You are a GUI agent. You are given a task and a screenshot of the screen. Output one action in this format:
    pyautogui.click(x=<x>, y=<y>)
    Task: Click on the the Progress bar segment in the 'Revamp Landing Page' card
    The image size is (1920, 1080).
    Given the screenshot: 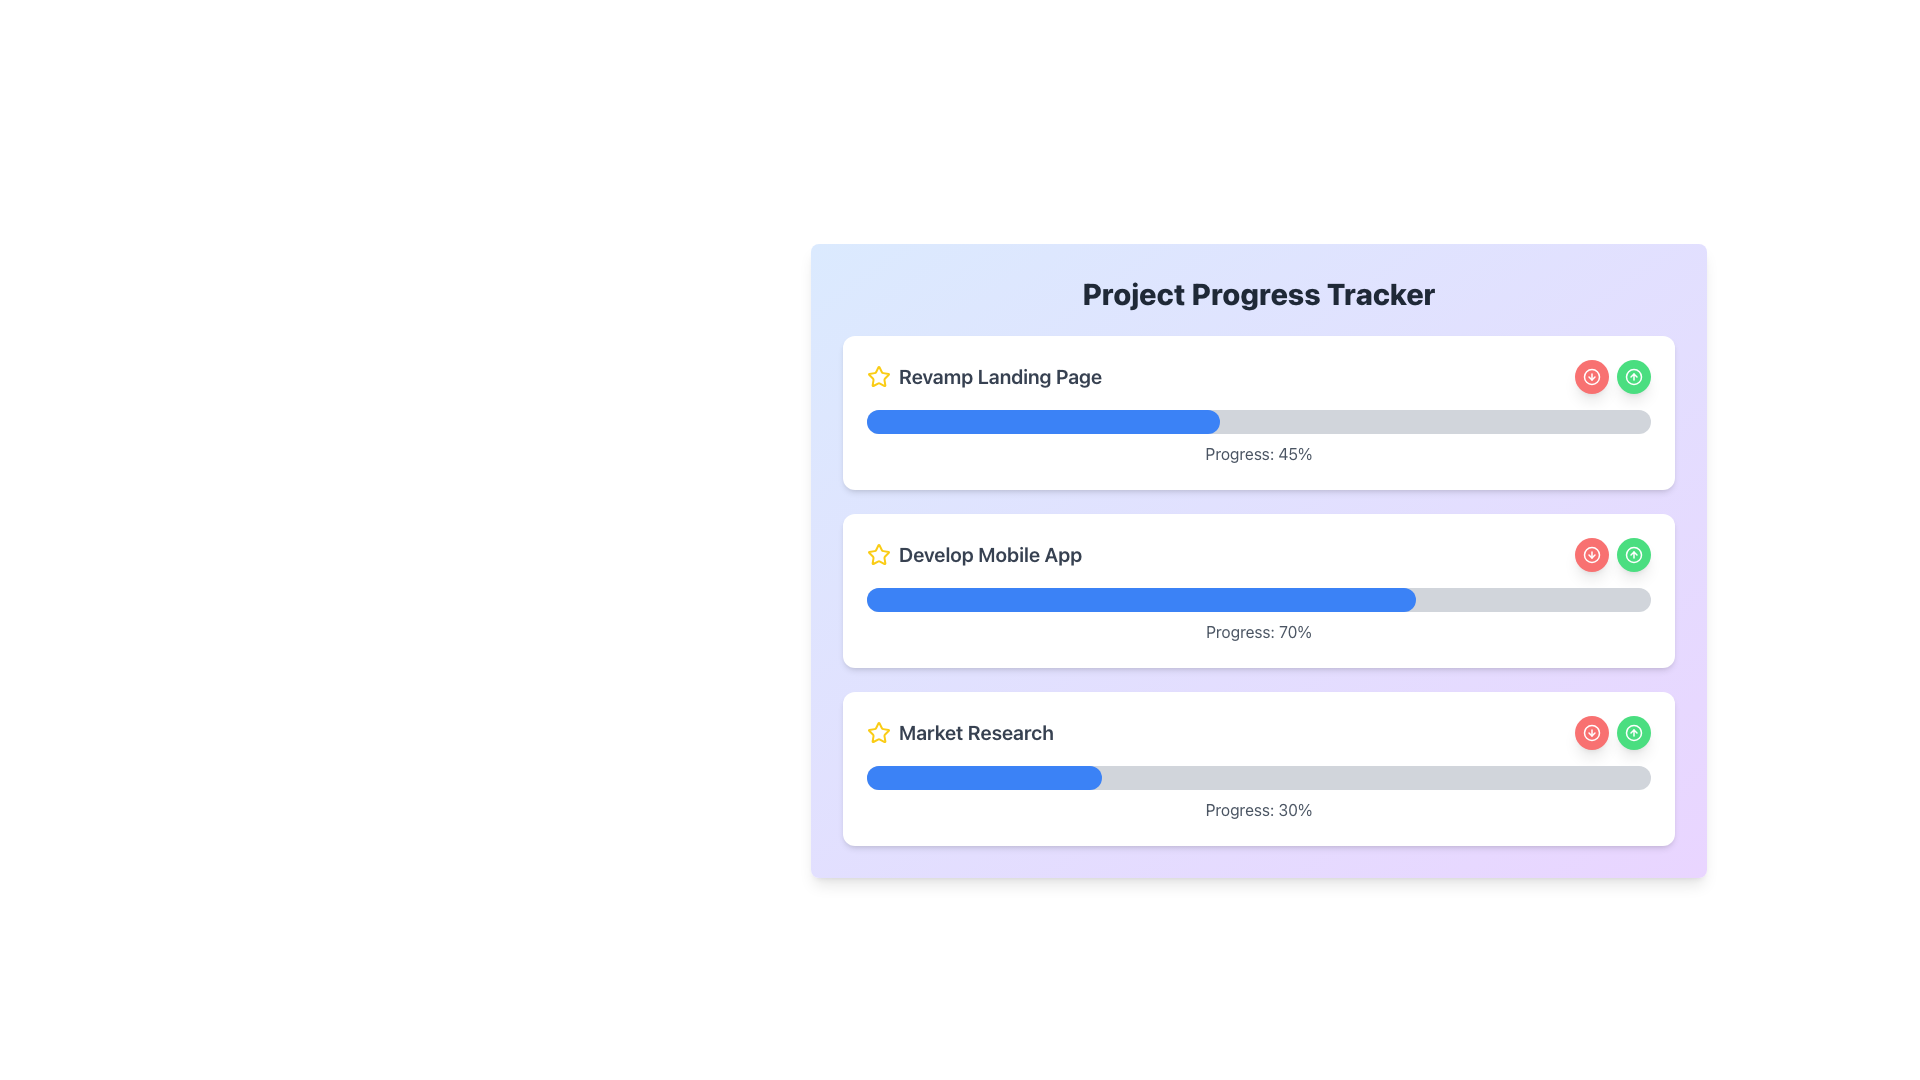 What is the action you would take?
    pyautogui.click(x=1042, y=420)
    